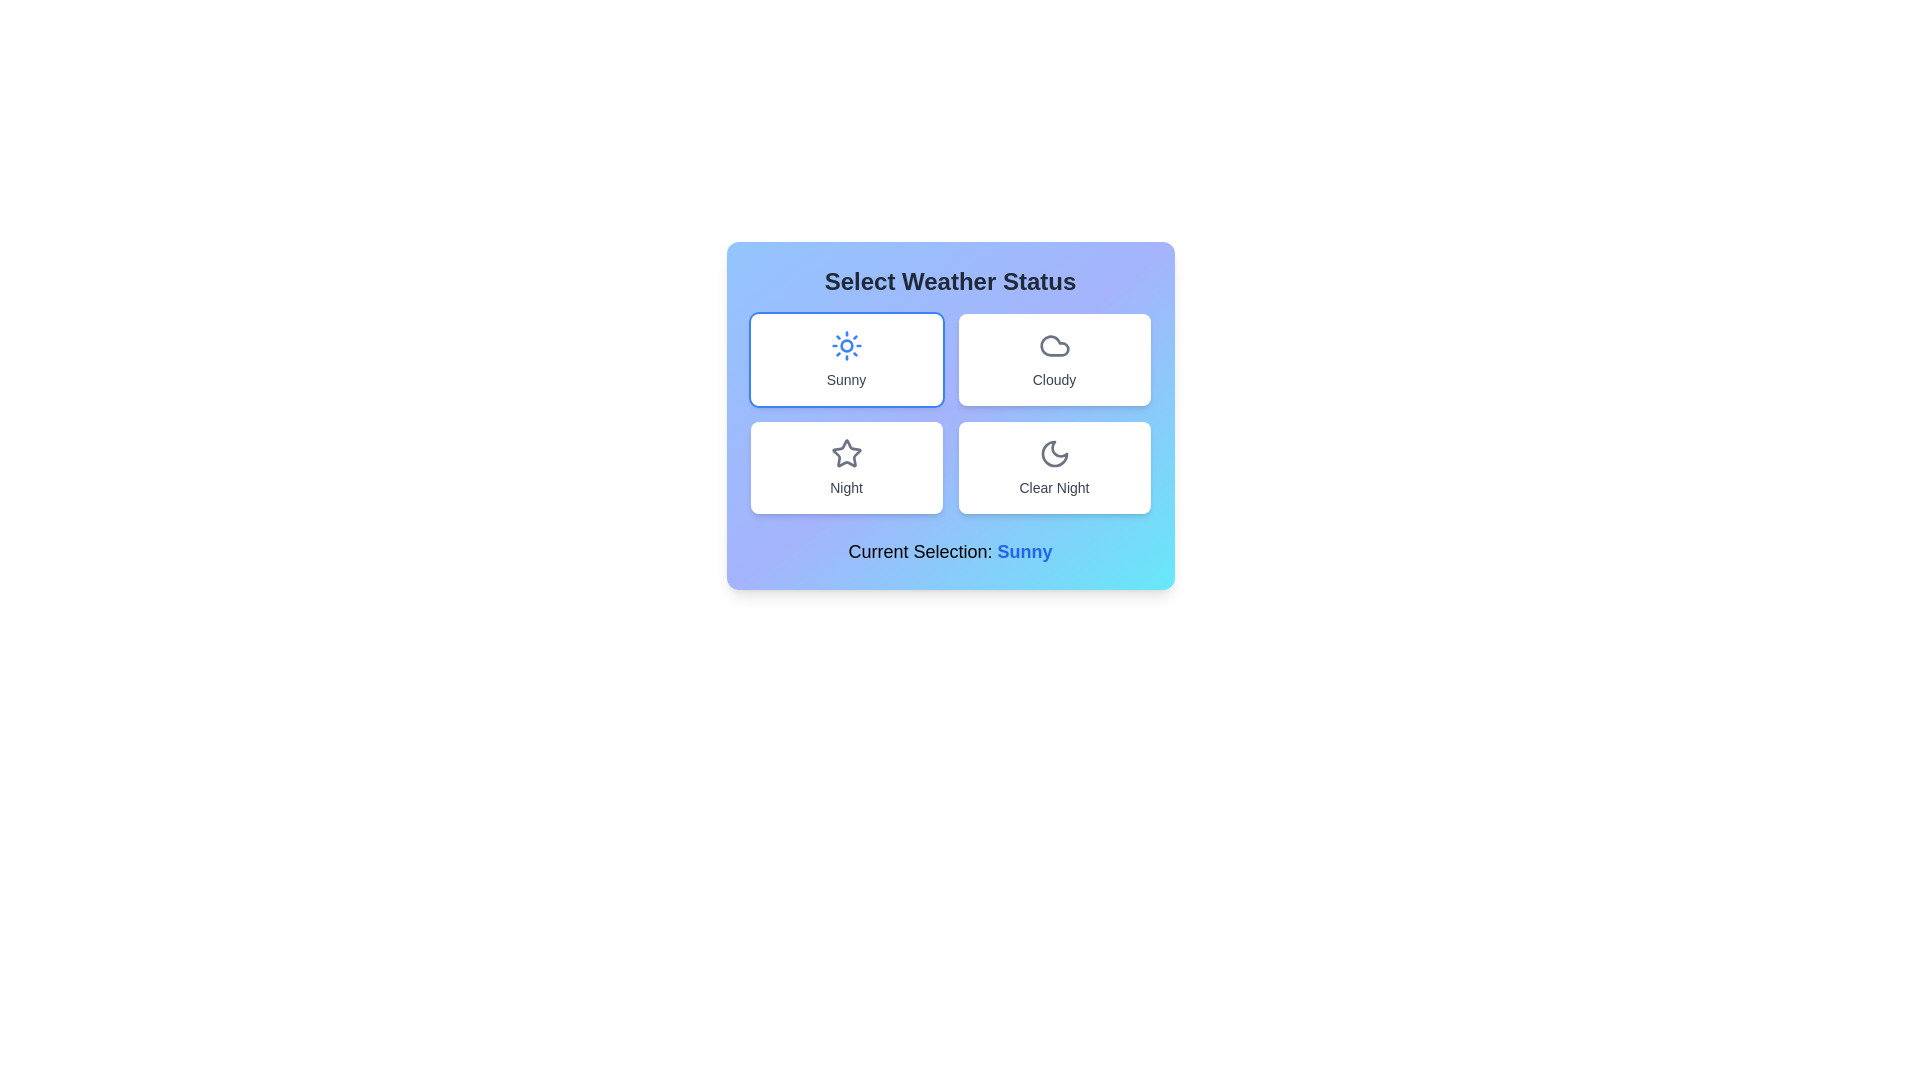 Image resolution: width=1920 pixels, height=1080 pixels. I want to click on the star-shaped icon within the 'Night' button, located in the bottom-left corner of the weather selection panel, so click(845, 452).